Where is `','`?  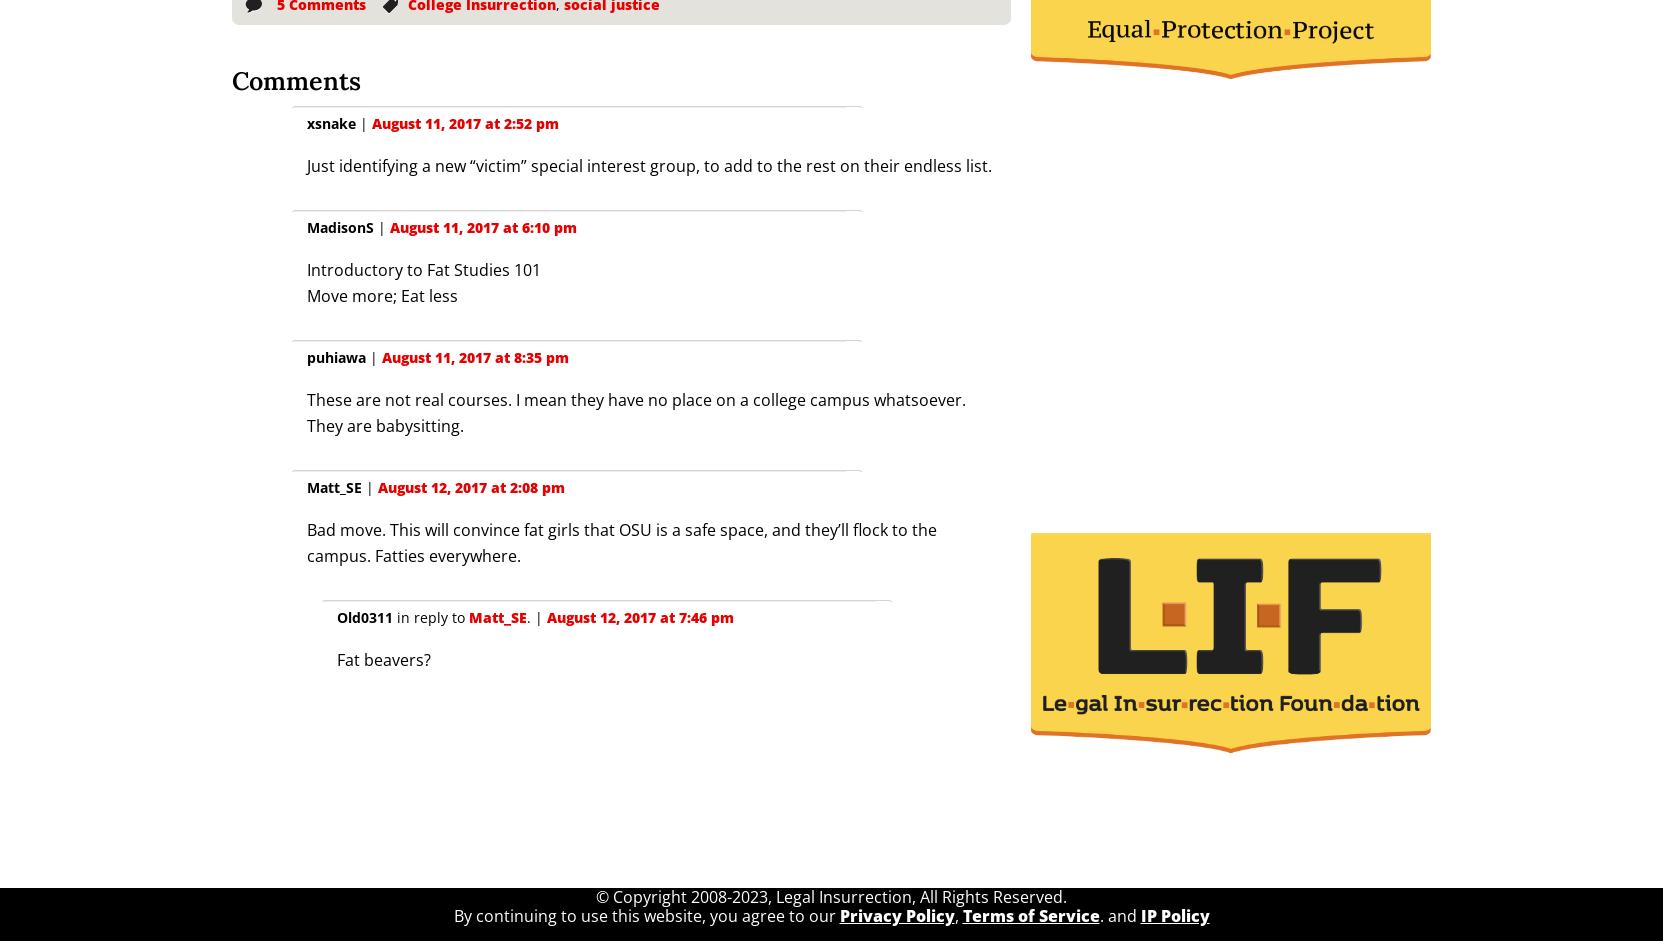
',' is located at coordinates (957, 914).